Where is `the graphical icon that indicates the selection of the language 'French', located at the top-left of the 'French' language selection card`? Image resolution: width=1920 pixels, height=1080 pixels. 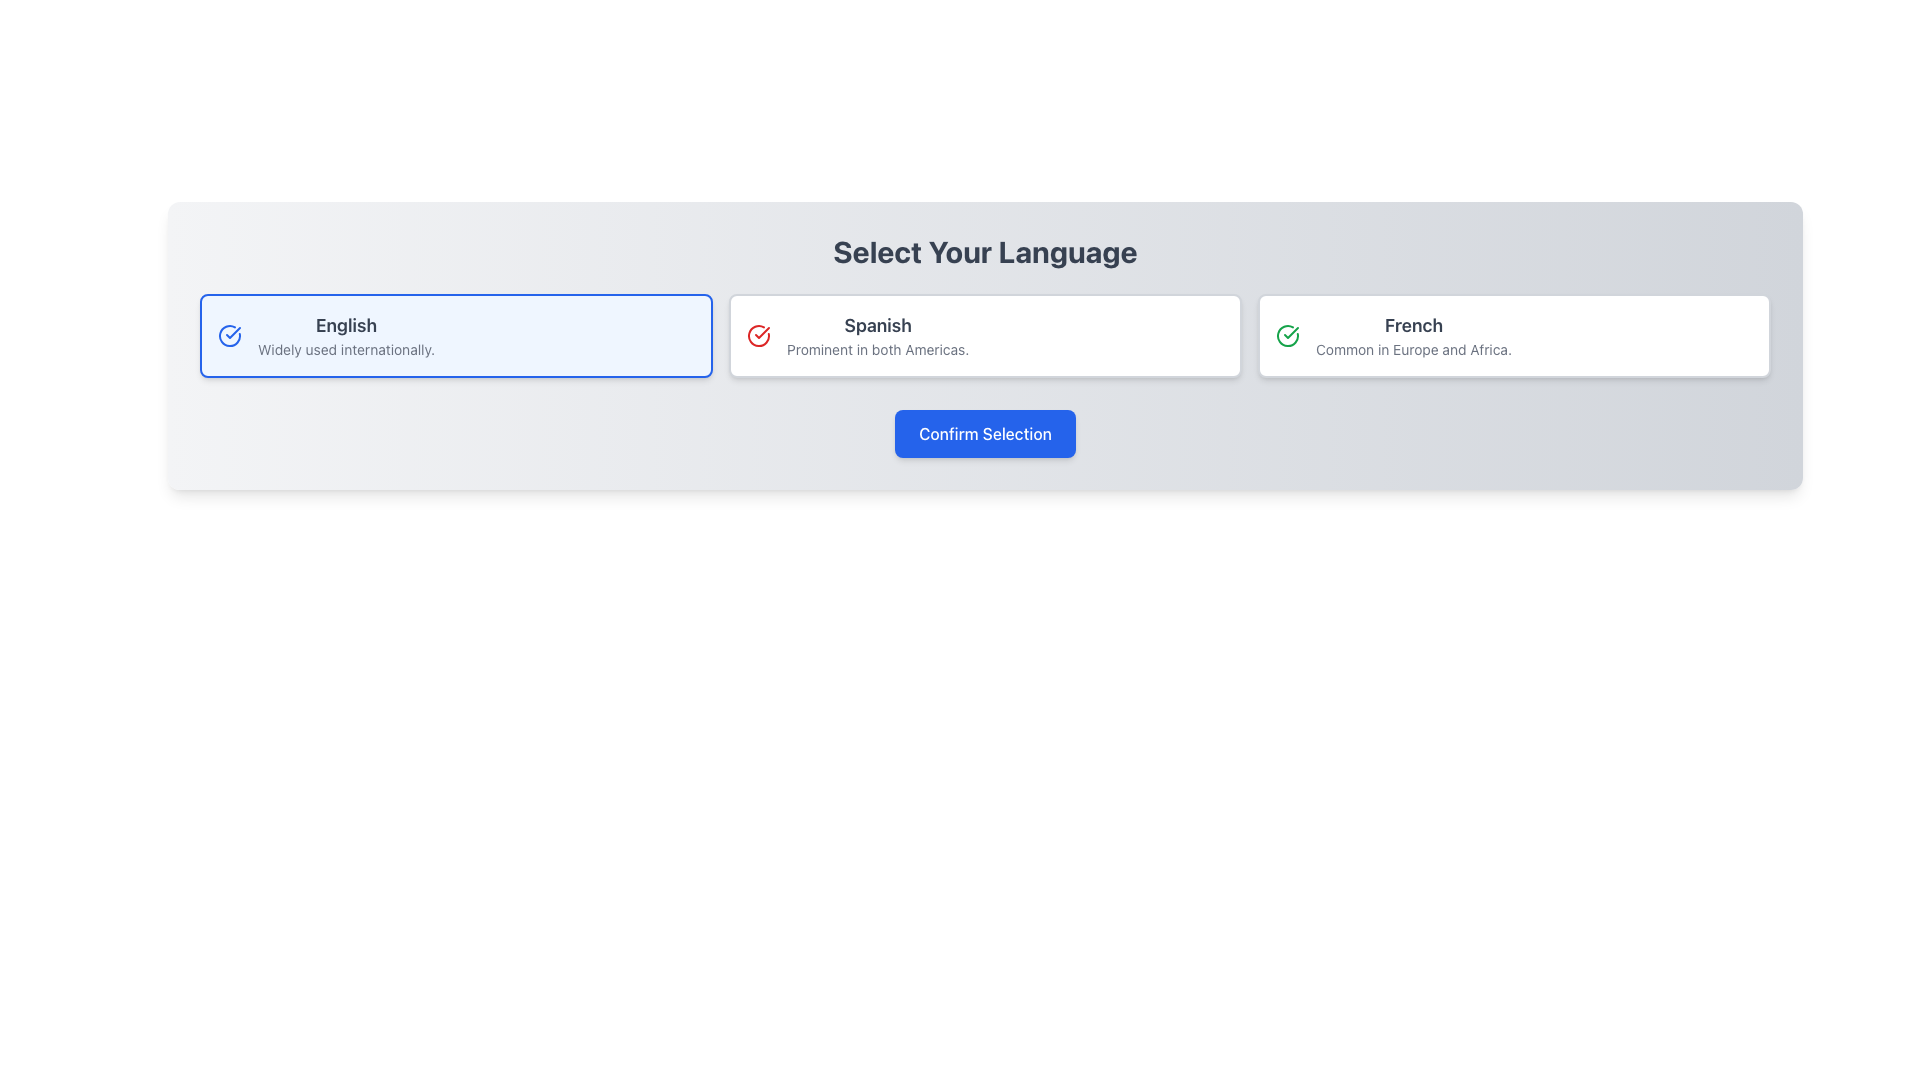
the graphical icon that indicates the selection of the language 'French', located at the top-left of the 'French' language selection card is located at coordinates (1287, 334).